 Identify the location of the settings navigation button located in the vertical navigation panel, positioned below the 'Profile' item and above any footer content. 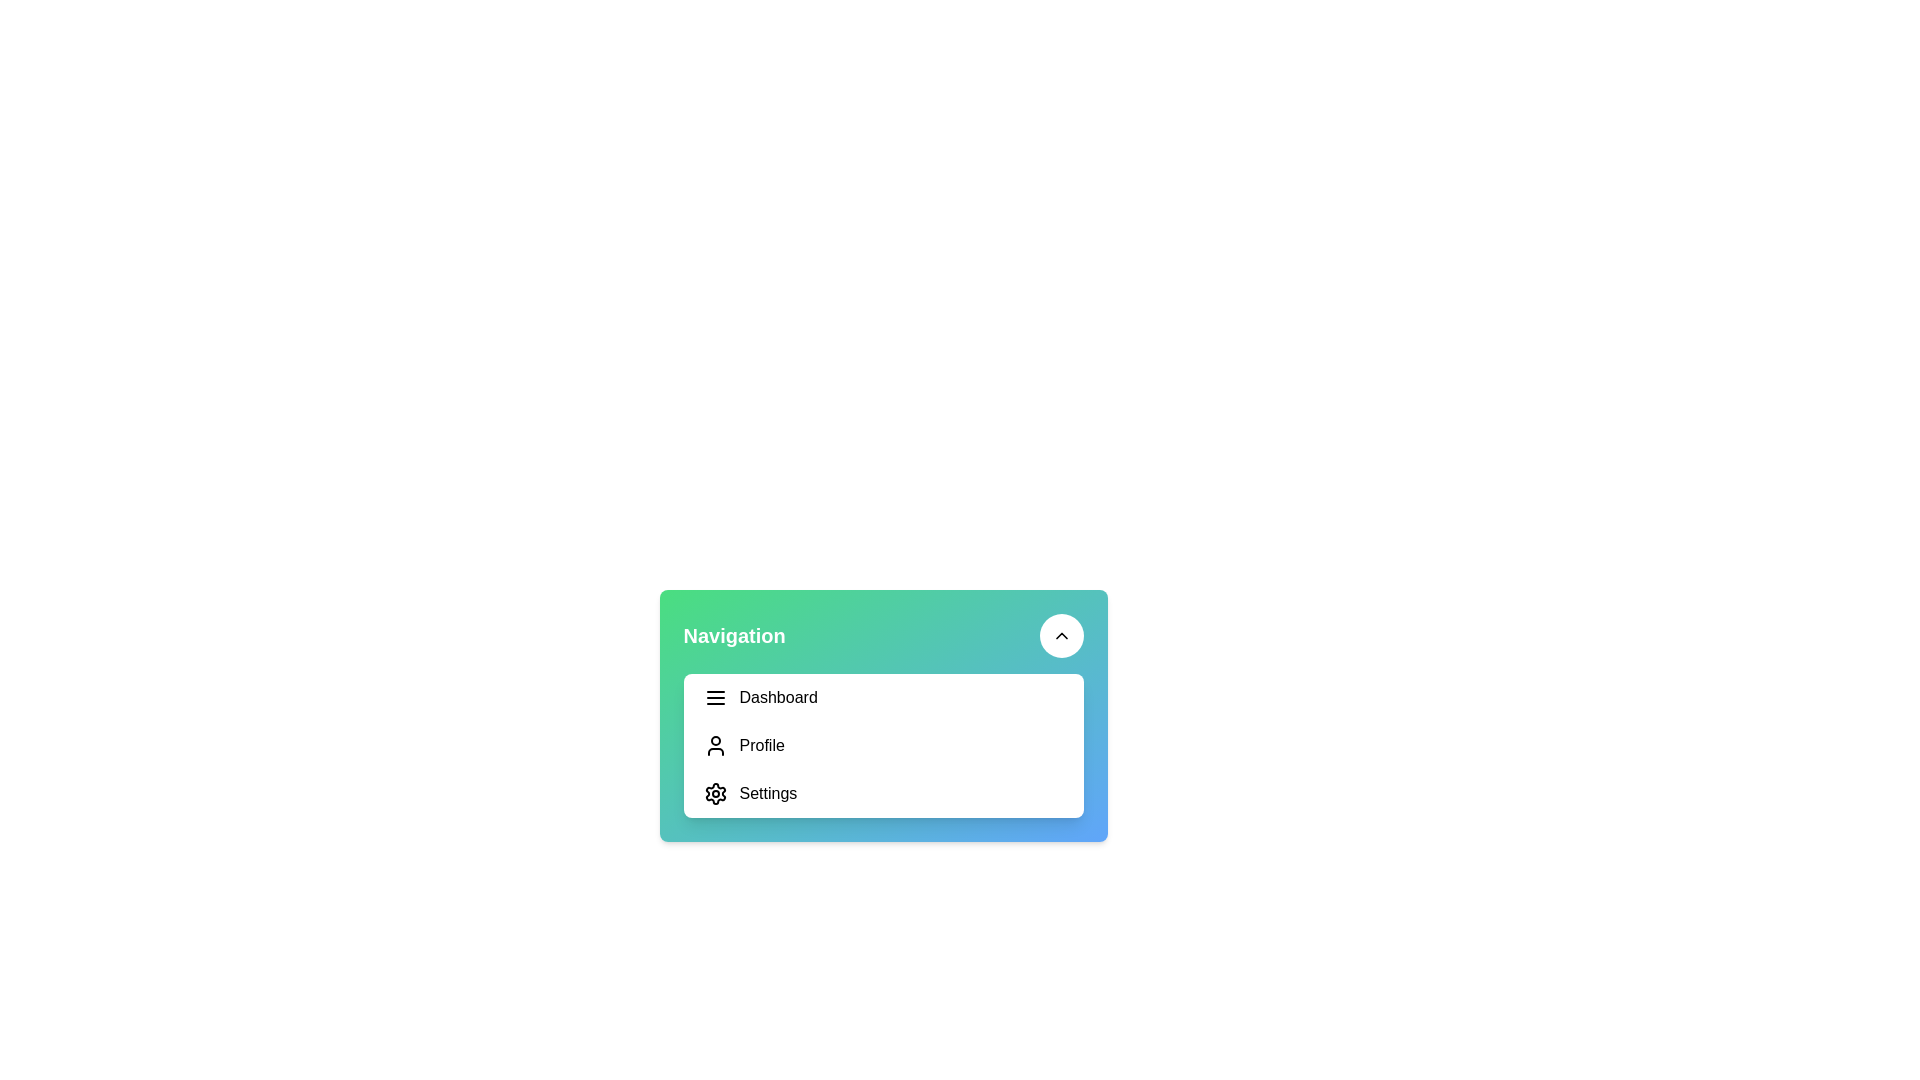
(882, 793).